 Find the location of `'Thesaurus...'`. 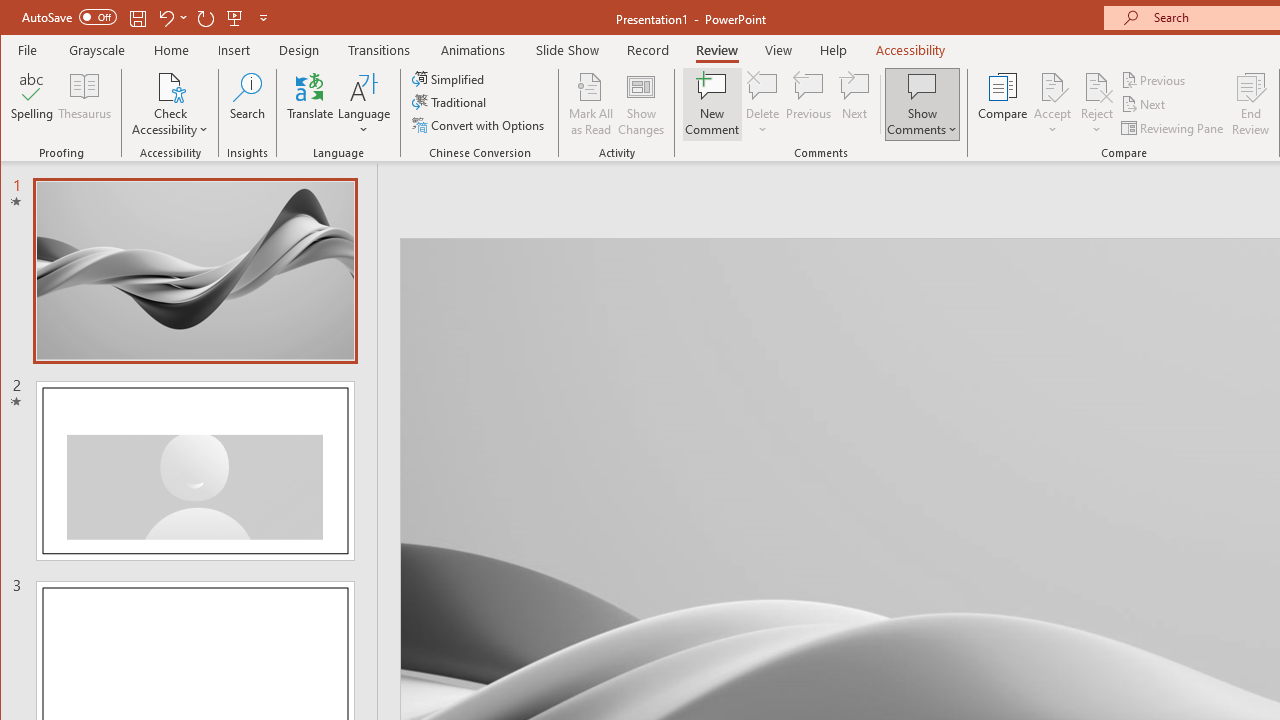

'Thesaurus...' is located at coordinates (84, 104).